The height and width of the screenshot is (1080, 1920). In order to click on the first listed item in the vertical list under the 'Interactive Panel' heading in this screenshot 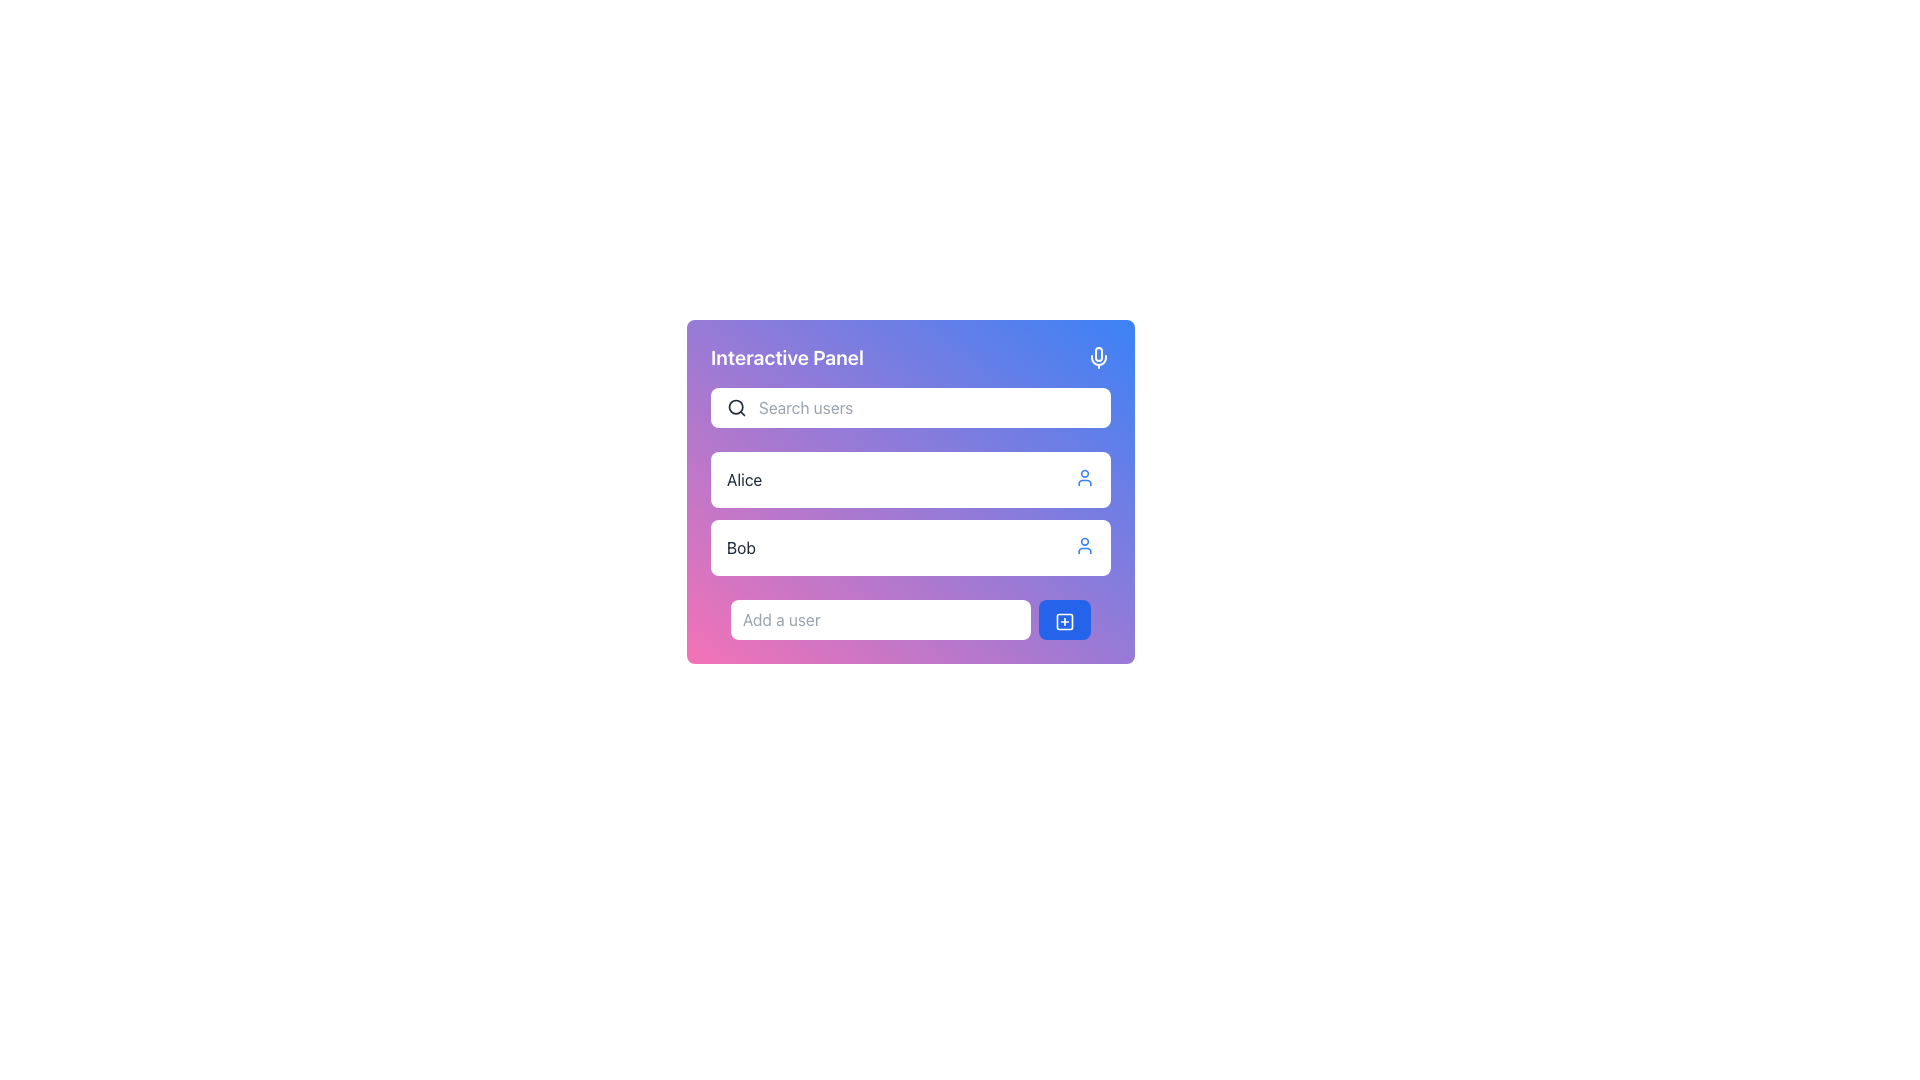, I will do `click(910, 479)`.